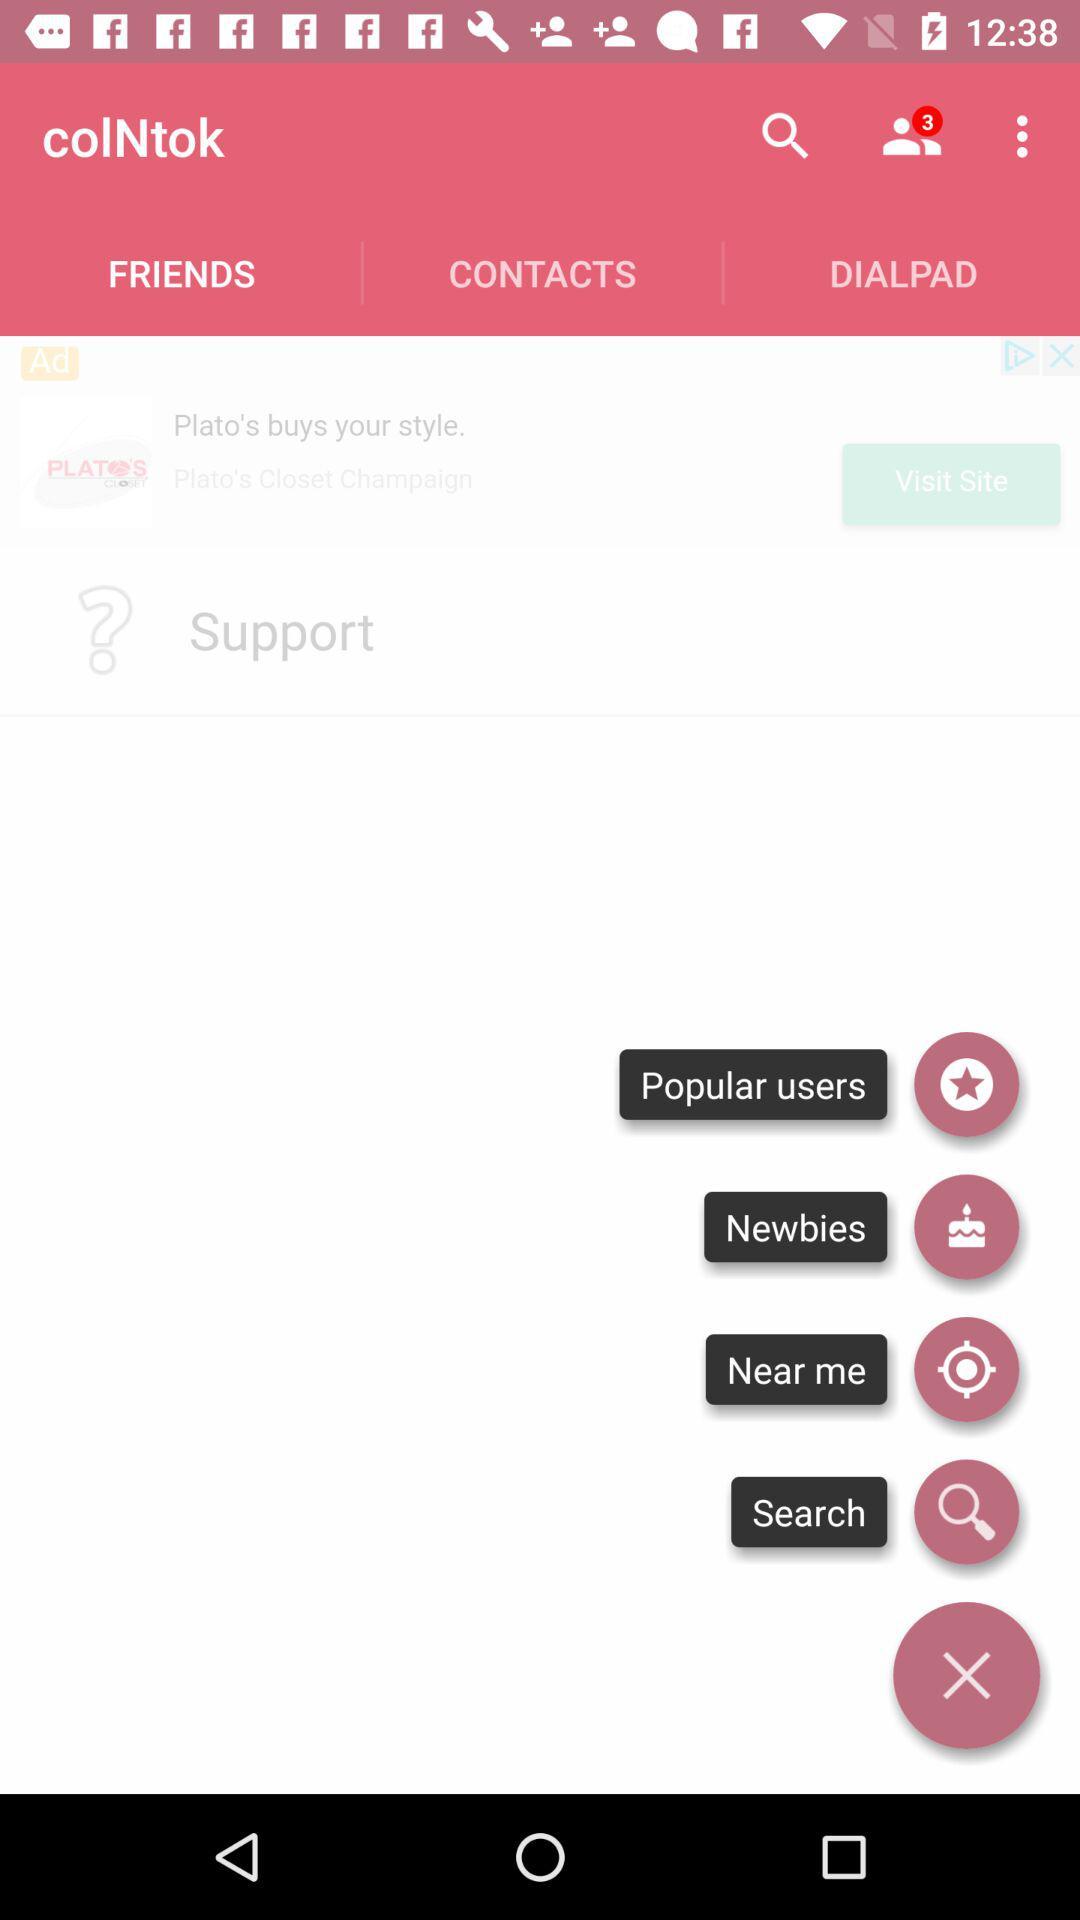 The image size is (1080, 1920). What do you see at coordinates (965, 1226) in the screenshot?
I see `goto newbies` at bounding box center [965, 1226].